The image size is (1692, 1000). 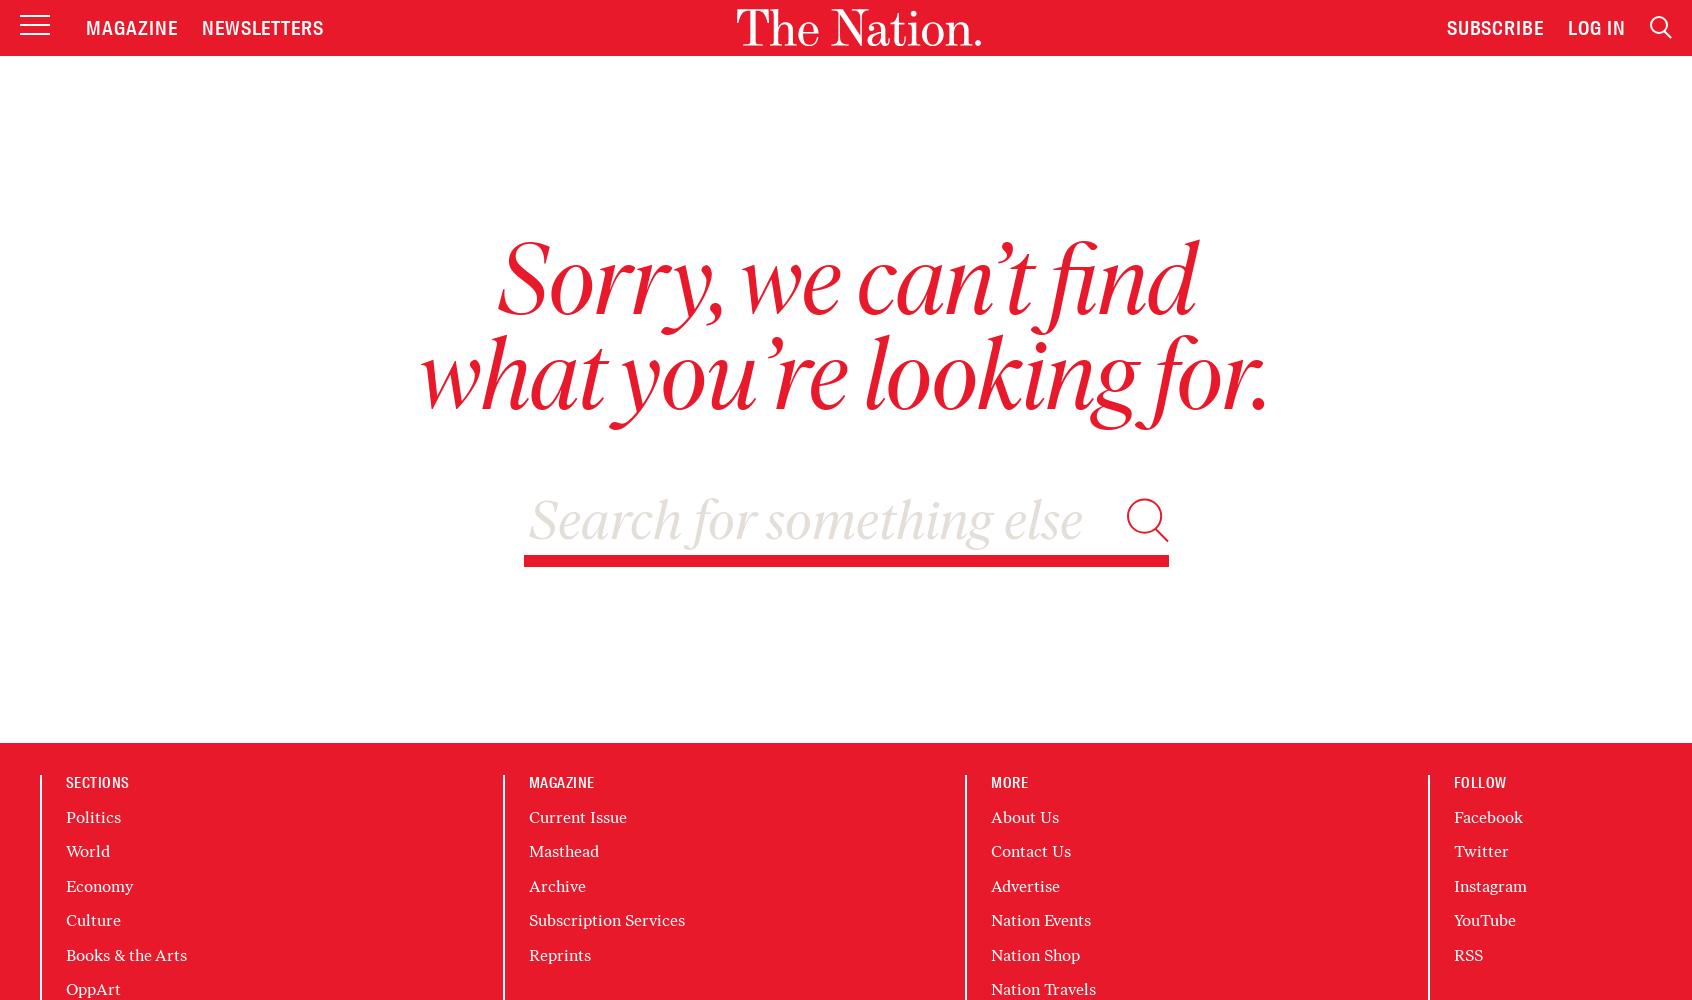 I want to click on 'RSS', so click(x=1466, y=953).